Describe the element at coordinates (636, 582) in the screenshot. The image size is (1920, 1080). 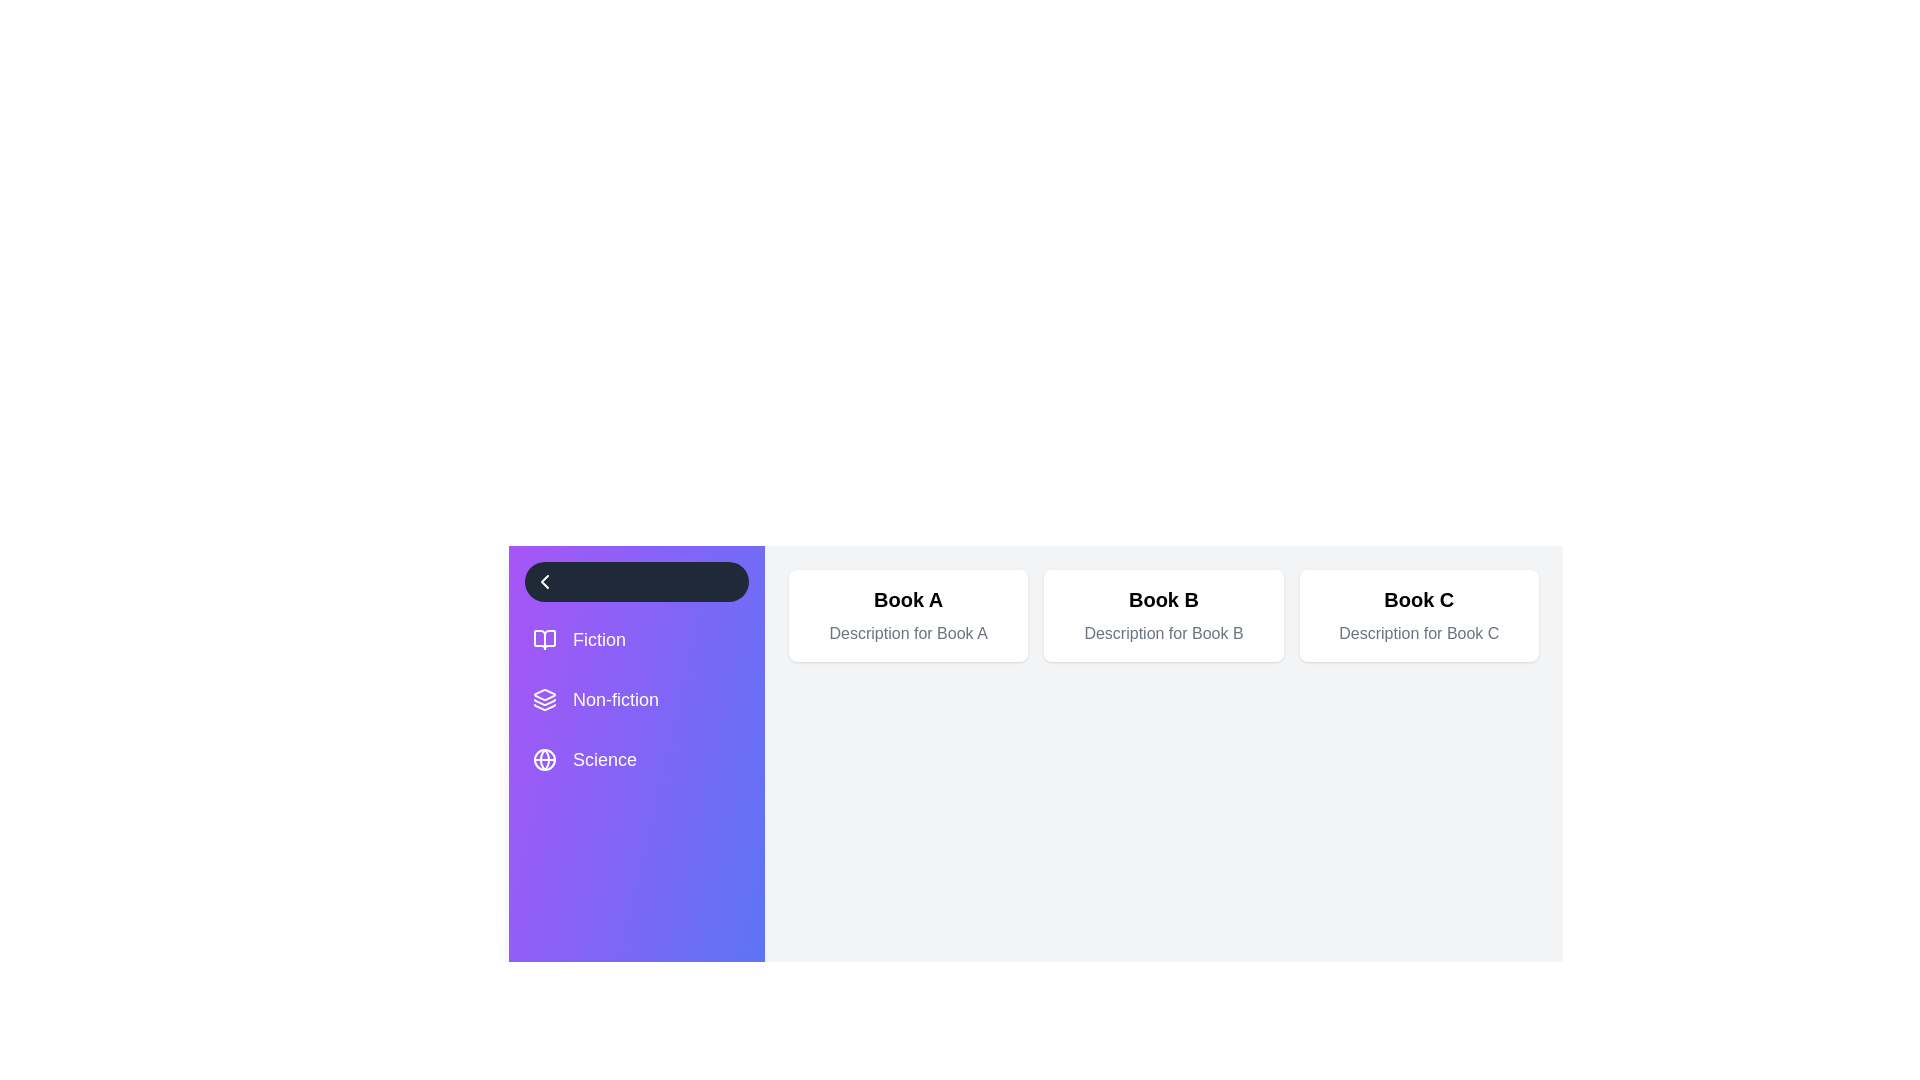
I see `the arrow button to toggle the drawer open or closed` at that location.